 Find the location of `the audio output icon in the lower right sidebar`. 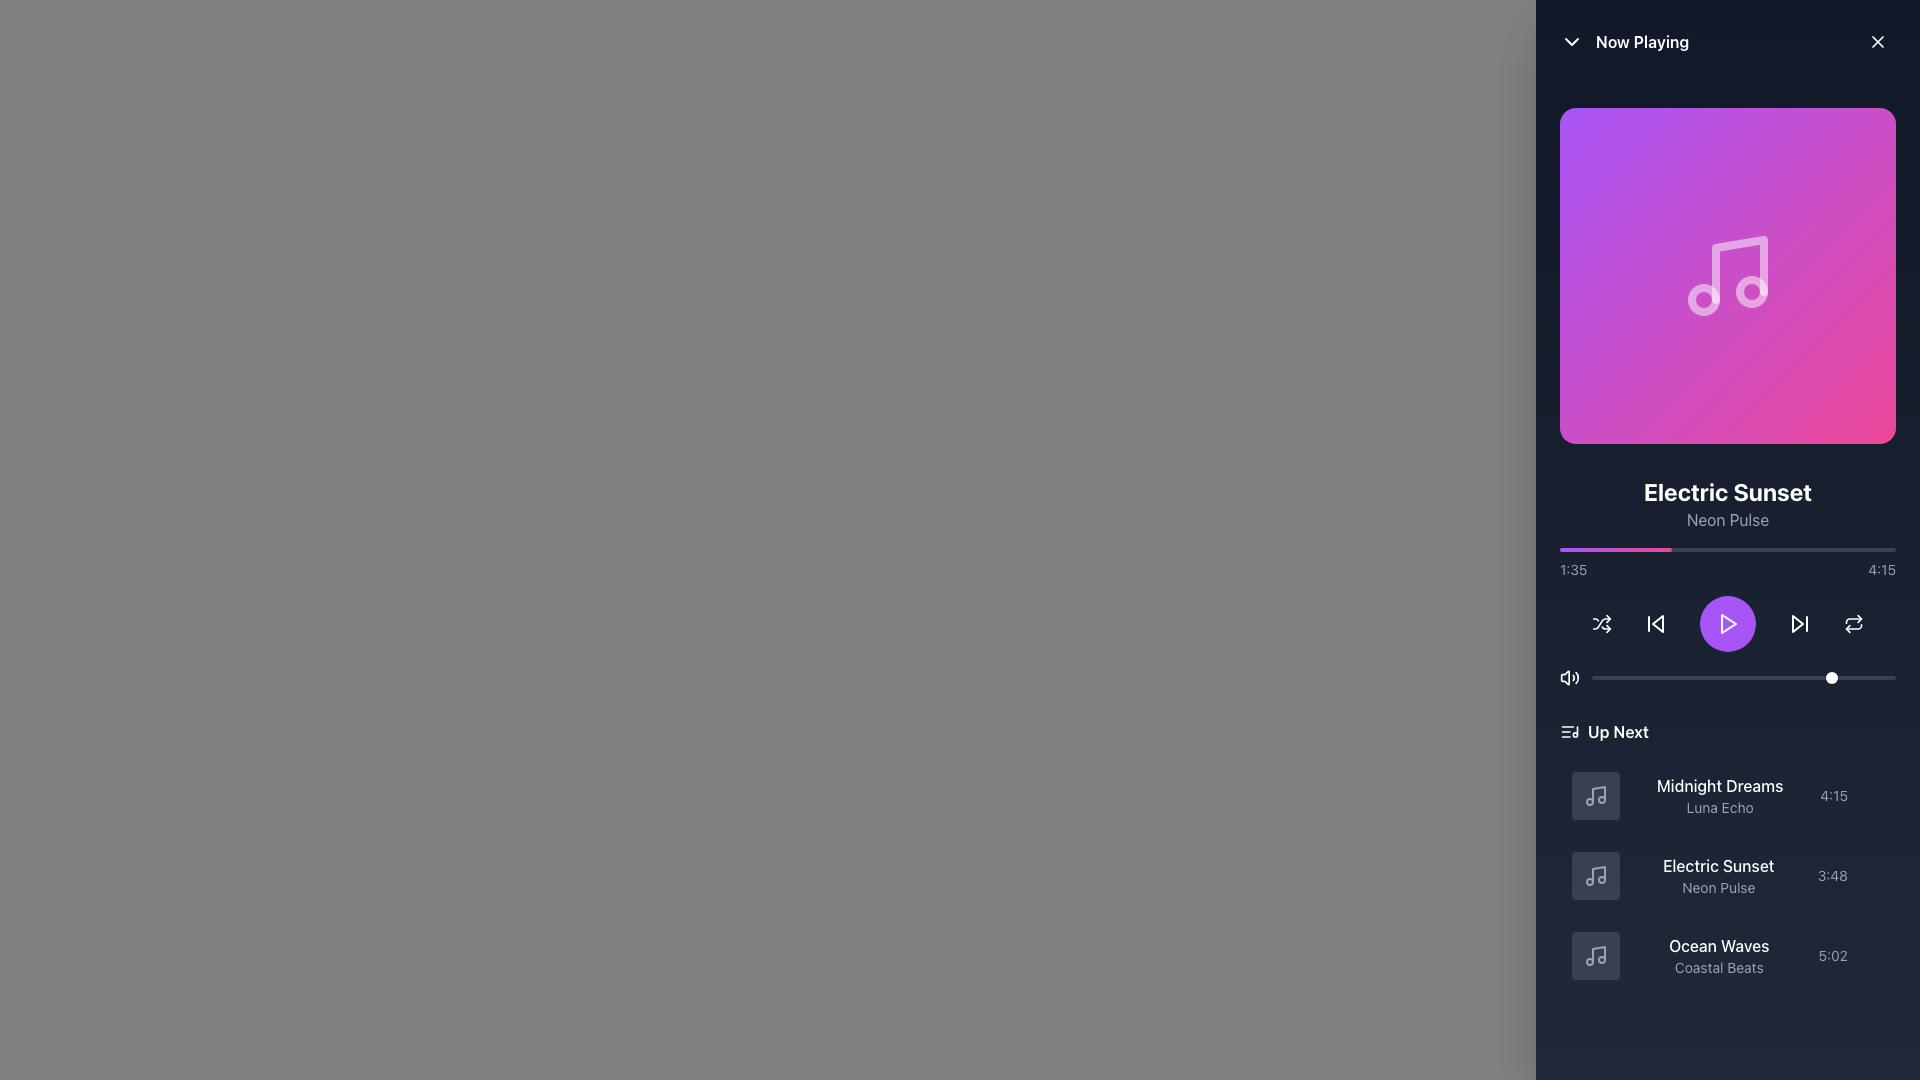

the audio output icon in the lower right sidebar is located at coordinates (1564, 677).